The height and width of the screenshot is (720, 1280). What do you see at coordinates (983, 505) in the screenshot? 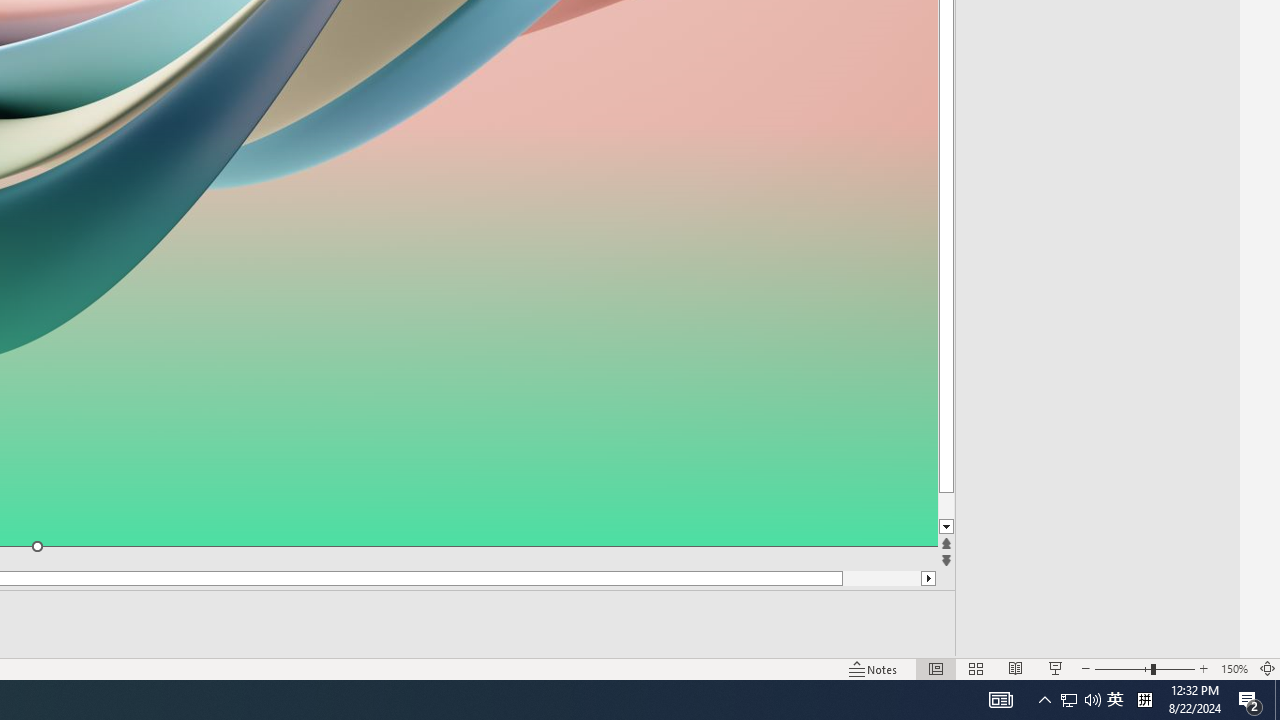
I see `'Page down'` at bounding box center [983, 505].